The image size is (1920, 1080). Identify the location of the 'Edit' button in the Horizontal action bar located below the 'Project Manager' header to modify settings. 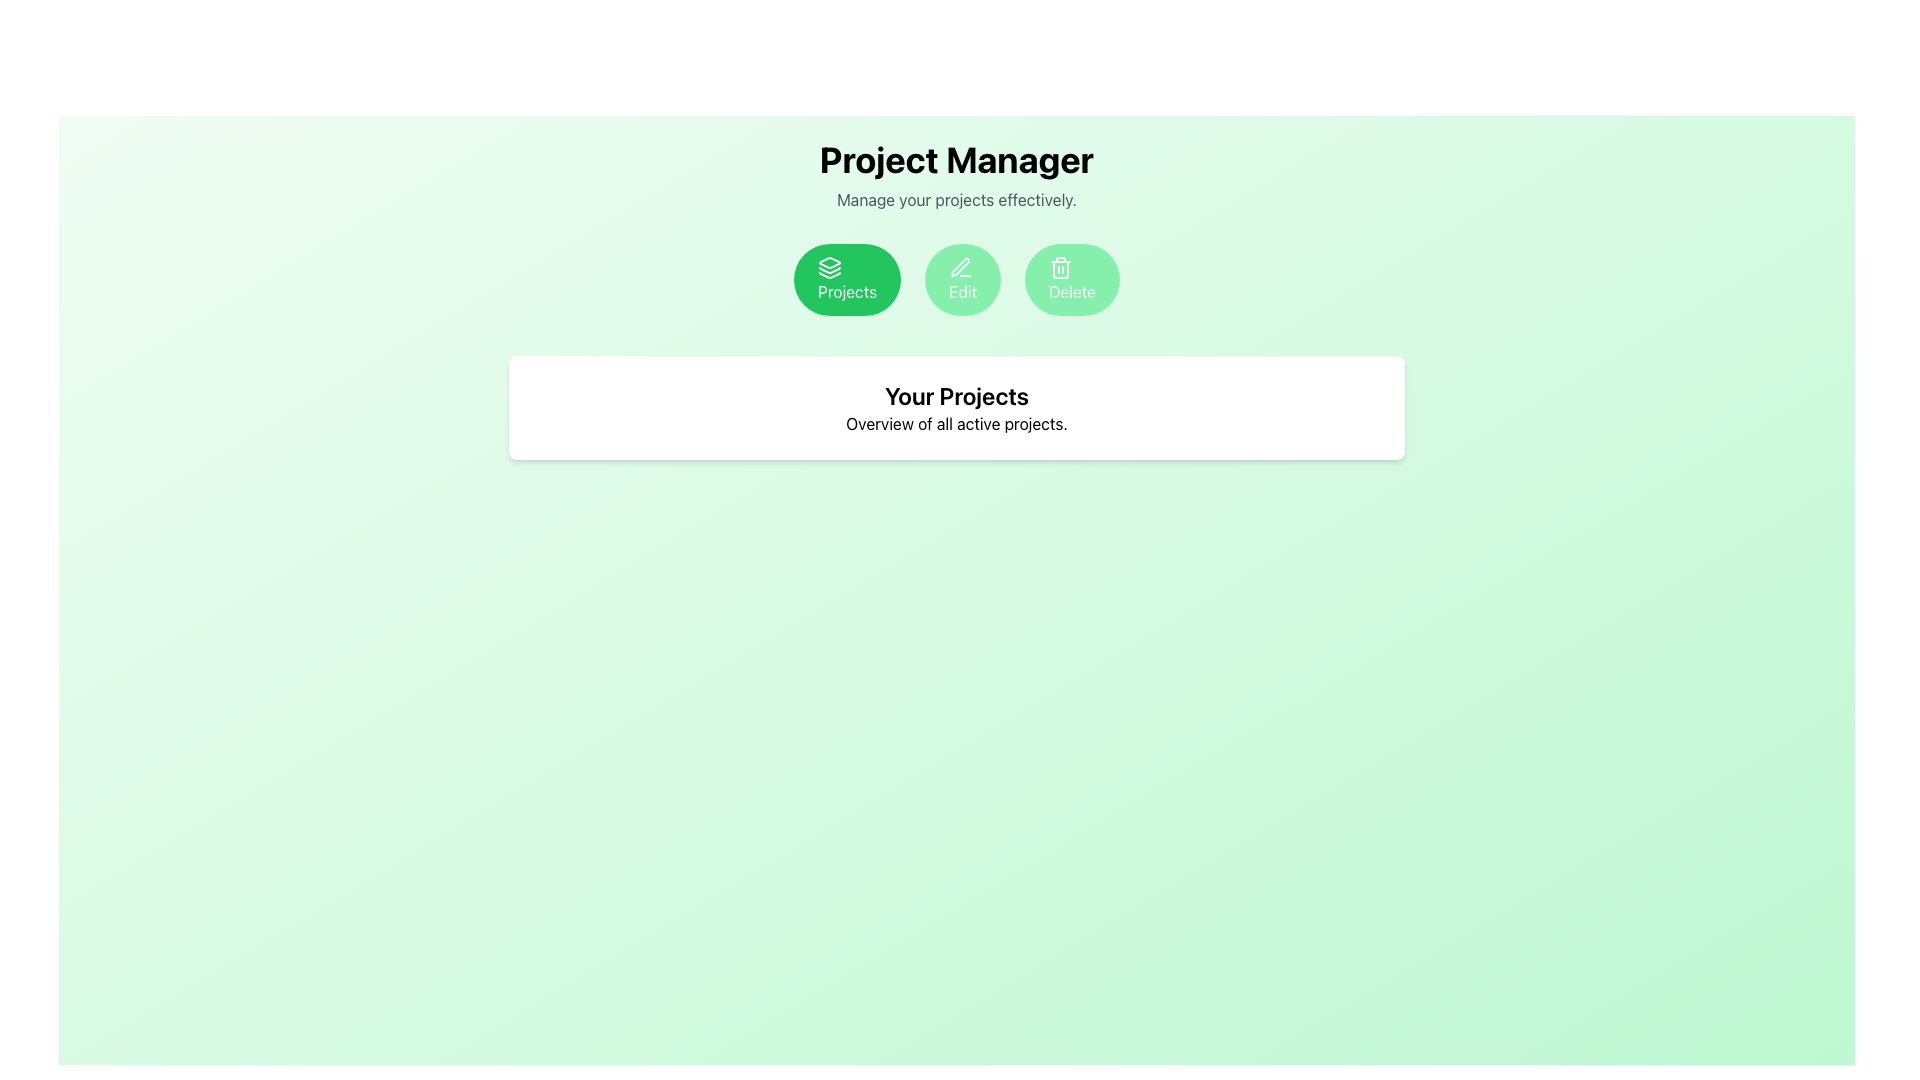
(955, 280).